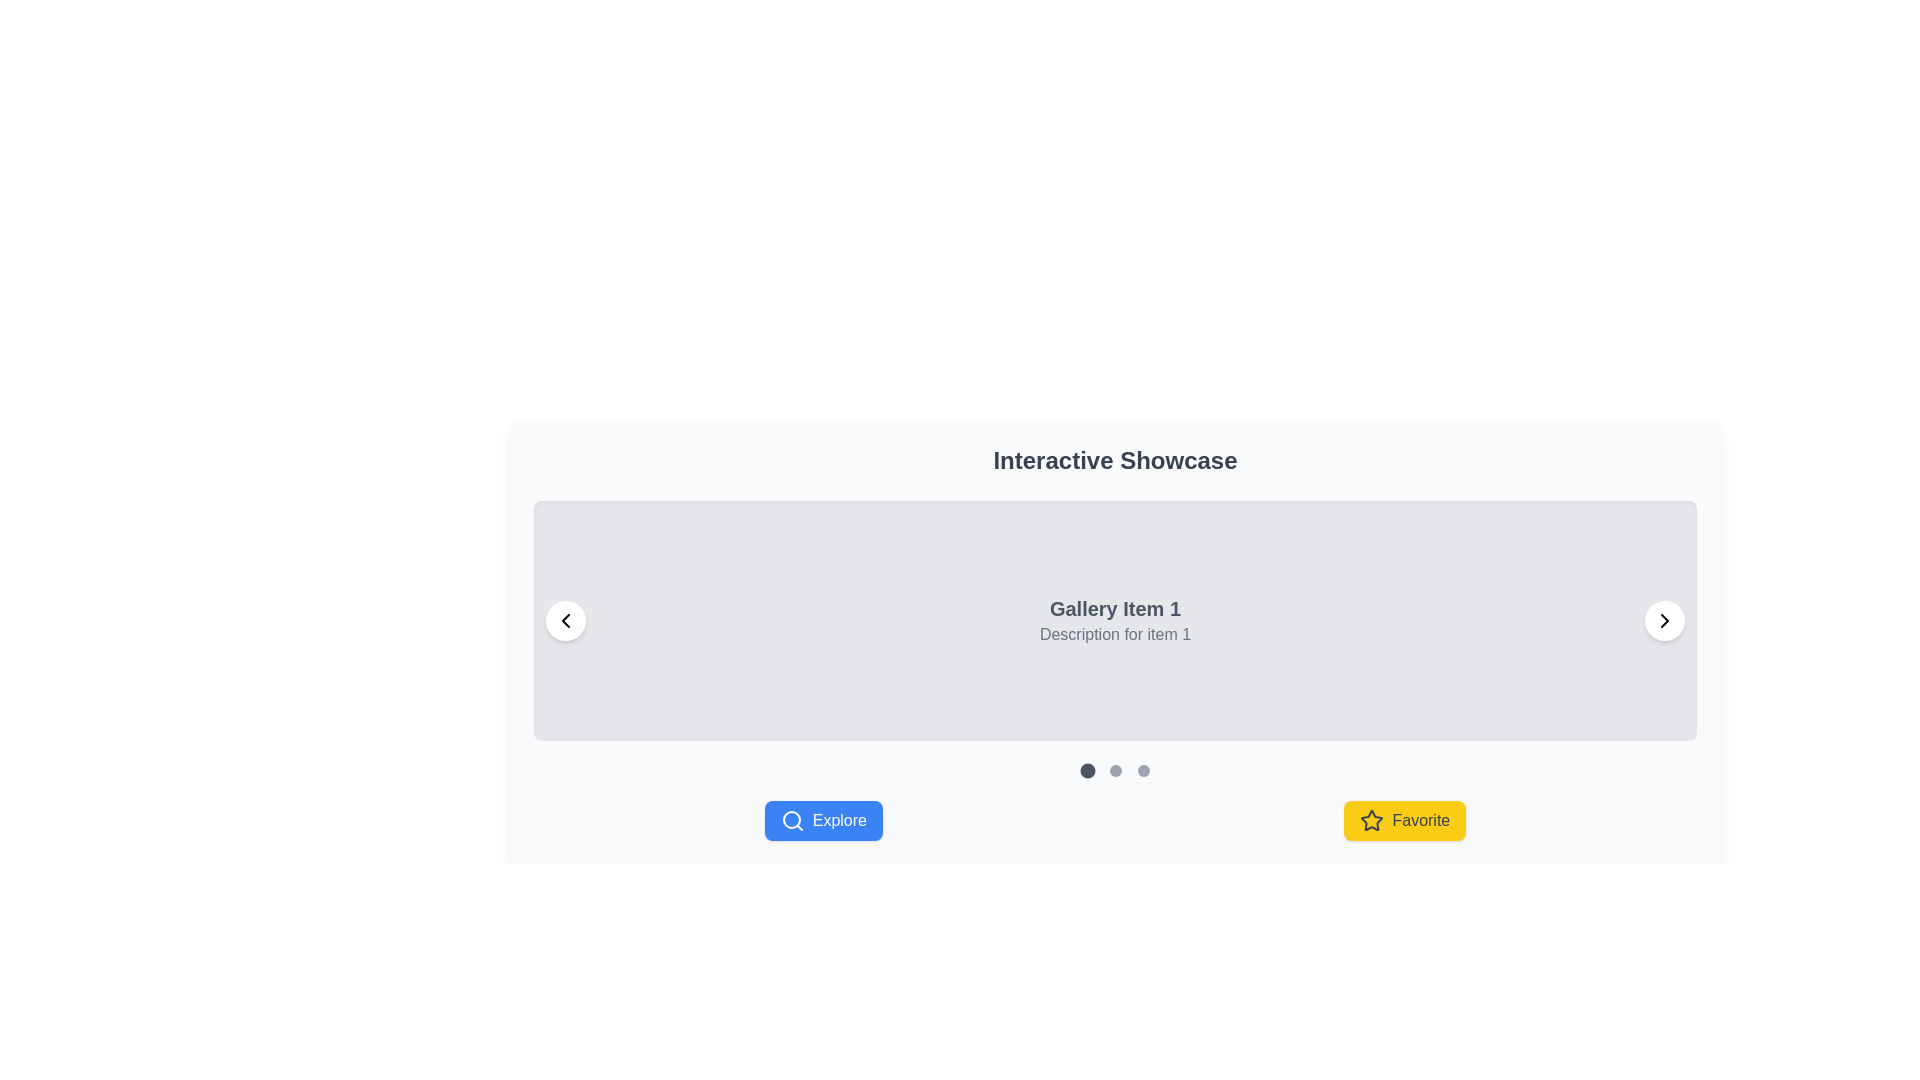  I want to click on the star icon, which is a line art styled icon with a black outline, located to the left of the 'Favorite' text in a yellow rectangular button, so click(1371, 821).